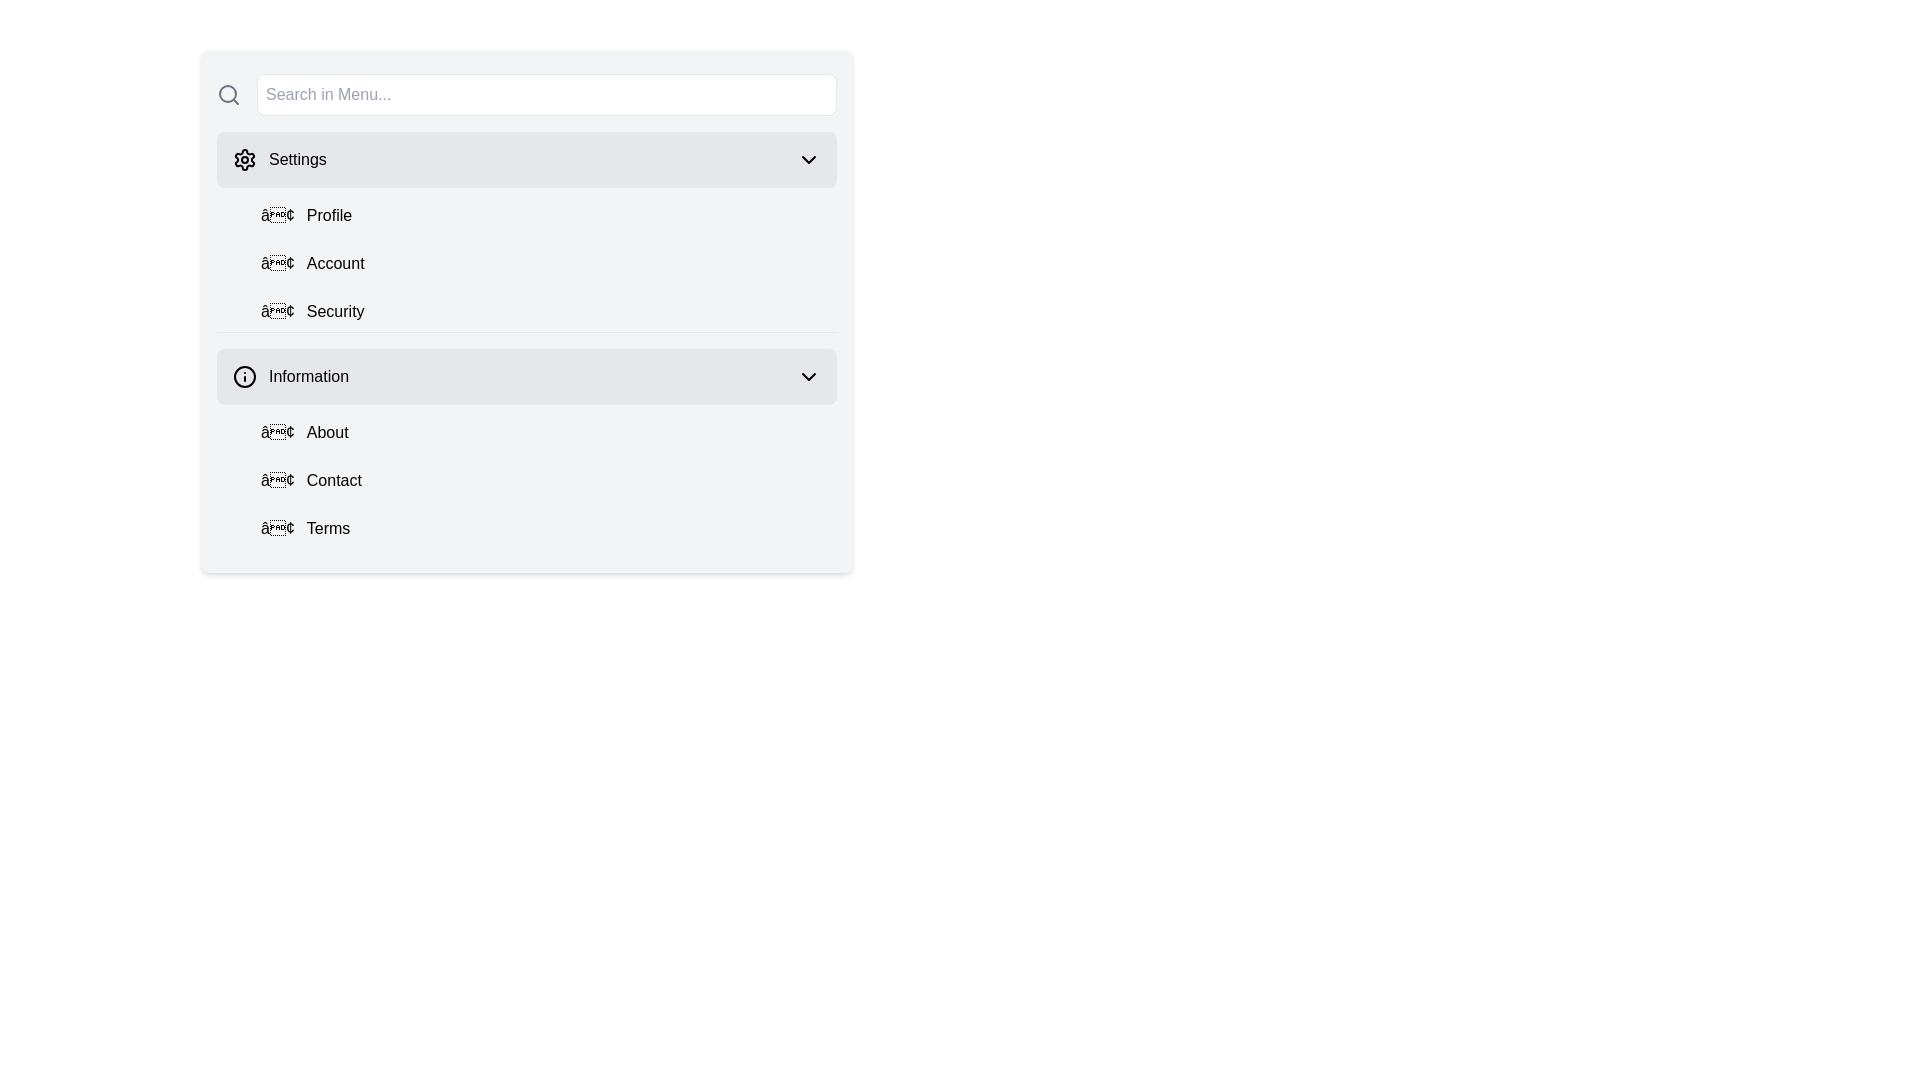 The image size is (1920, 1080). Describe the element at coordinates (527, 262) in the screenshot. I see `or copy the text 'Account' by clicking on the second navigation link under the 'Settings' section, which is a button-like element with a bullet symbol and the text 'Account'` at that location.